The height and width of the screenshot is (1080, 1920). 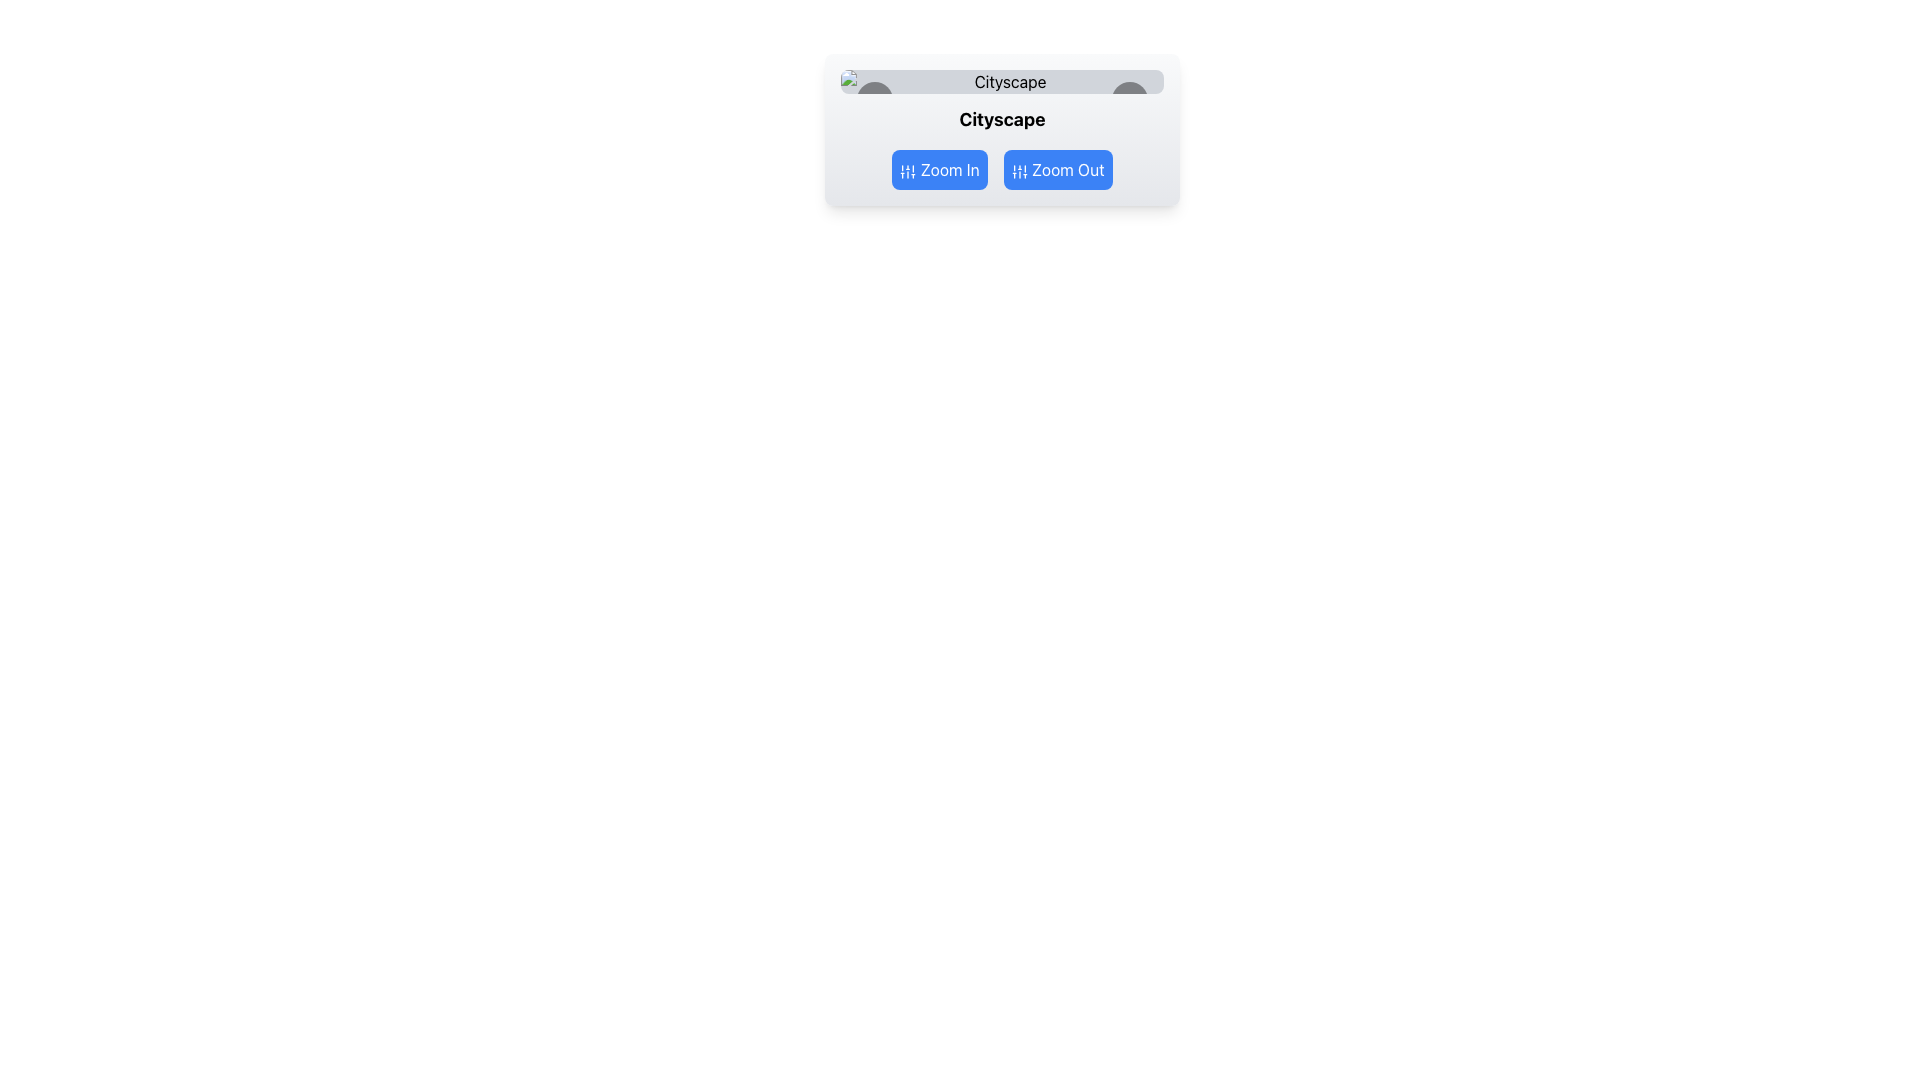 I want to click on the 'Zoom In' button which contains the decorative icon, located on the left side of the button group below 'Cityscape', so click(x=907, y=170).